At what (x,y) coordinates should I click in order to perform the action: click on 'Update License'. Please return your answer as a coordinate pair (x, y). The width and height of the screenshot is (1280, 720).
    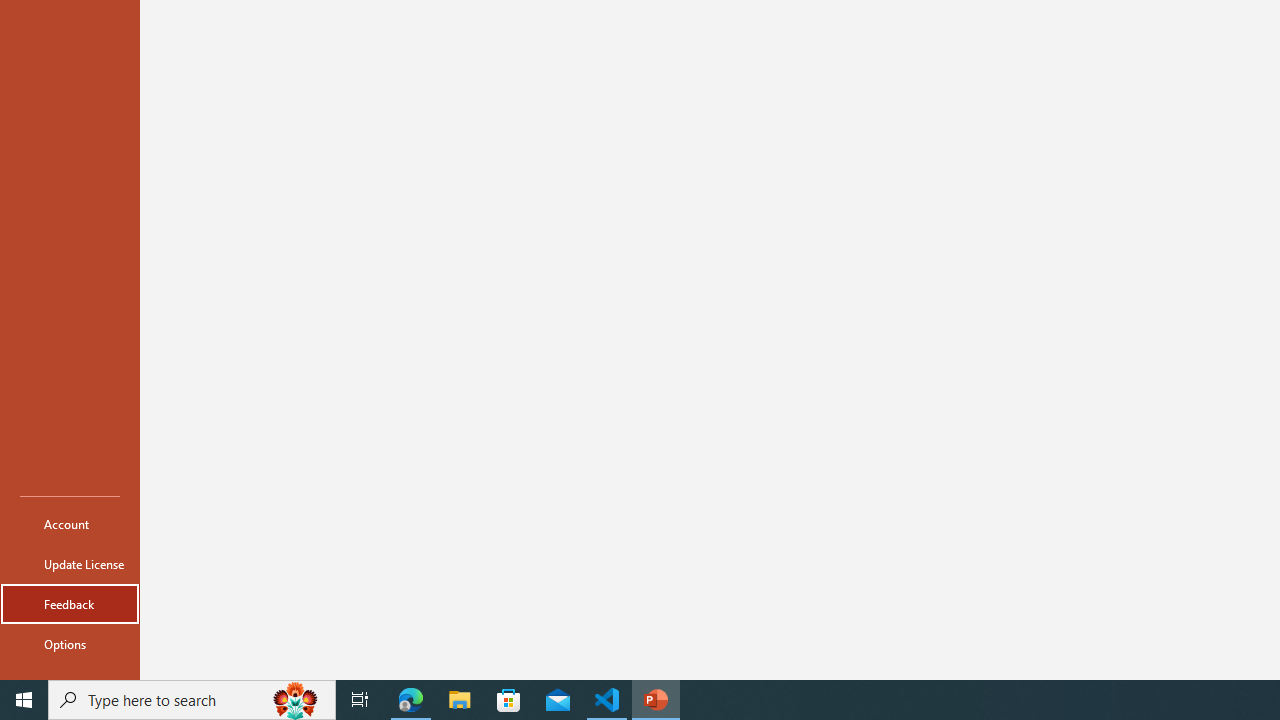
    Looking at the image, I should click on (69, 564).